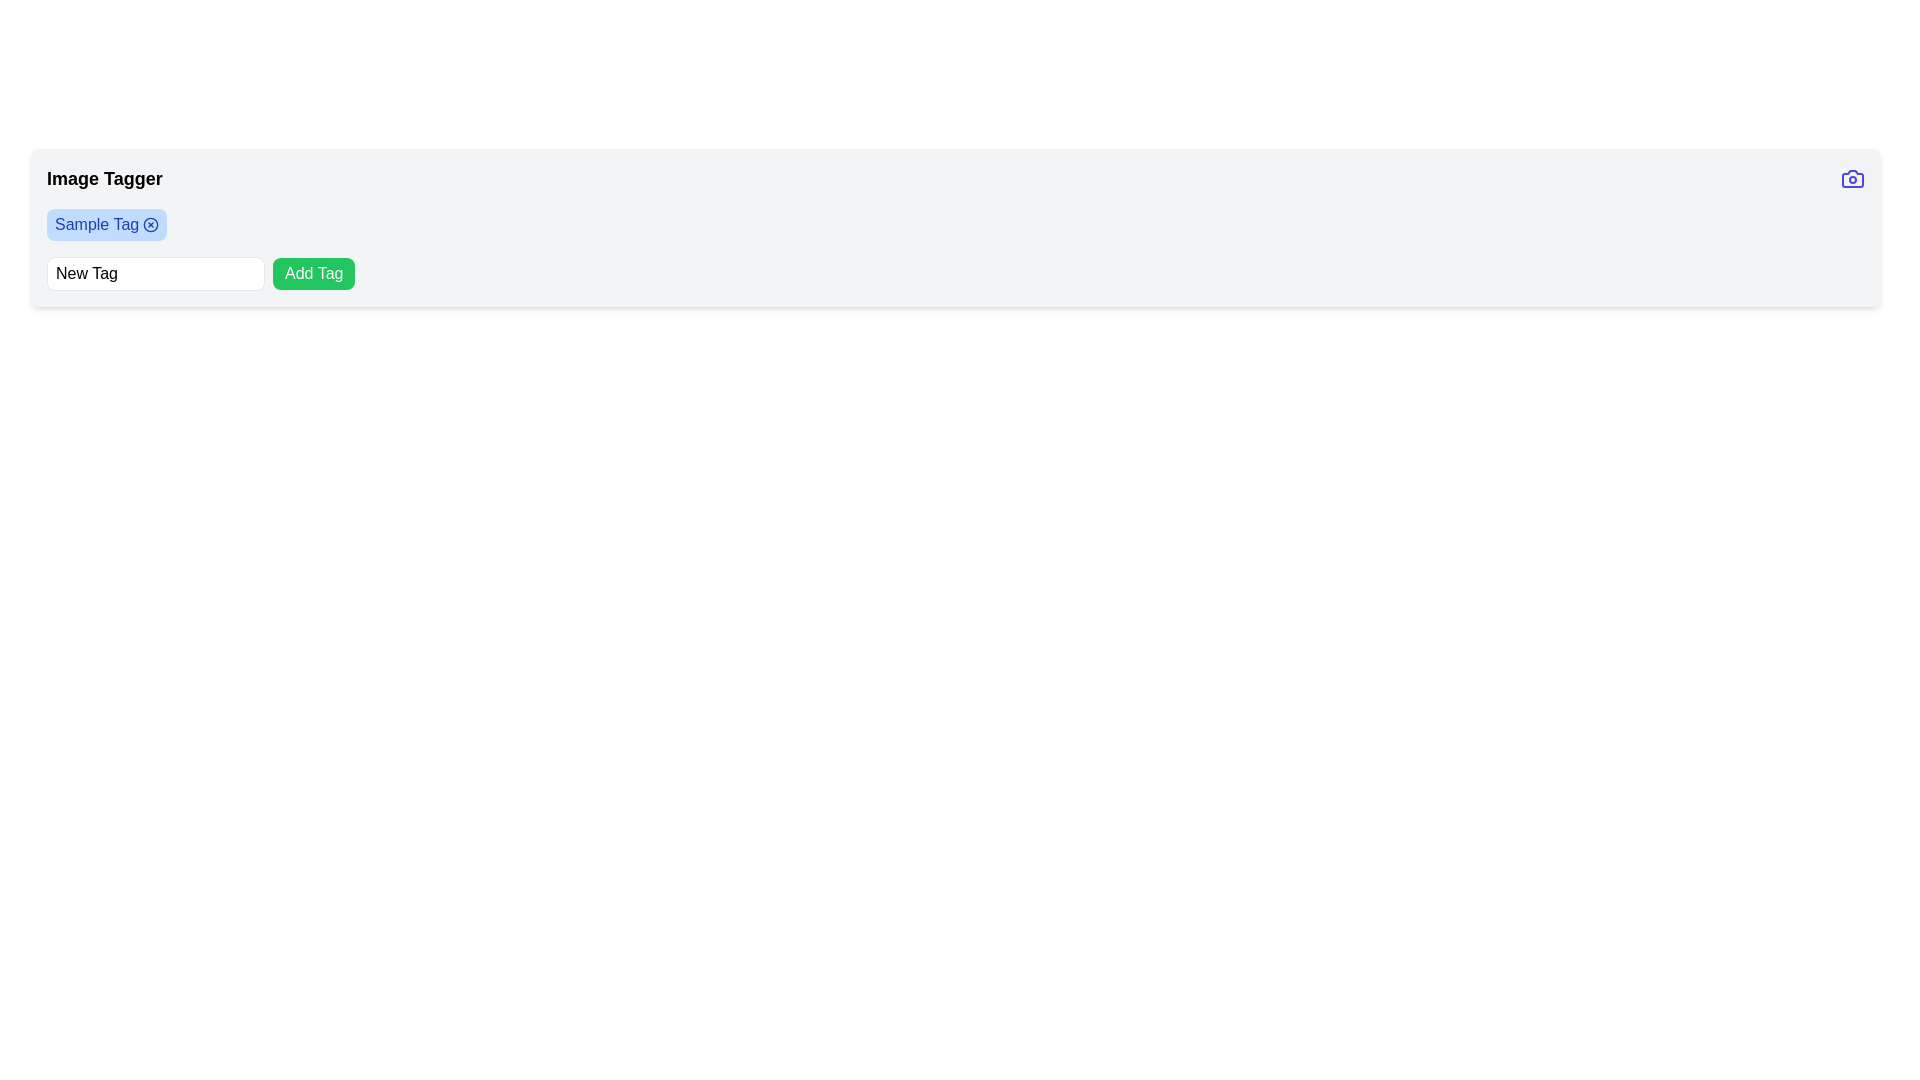 This screenshot has width=1920, height=1080. I want to click on the button used to add a new tag, located to the right of the 'New Tag' text input field, so click(313, 273).